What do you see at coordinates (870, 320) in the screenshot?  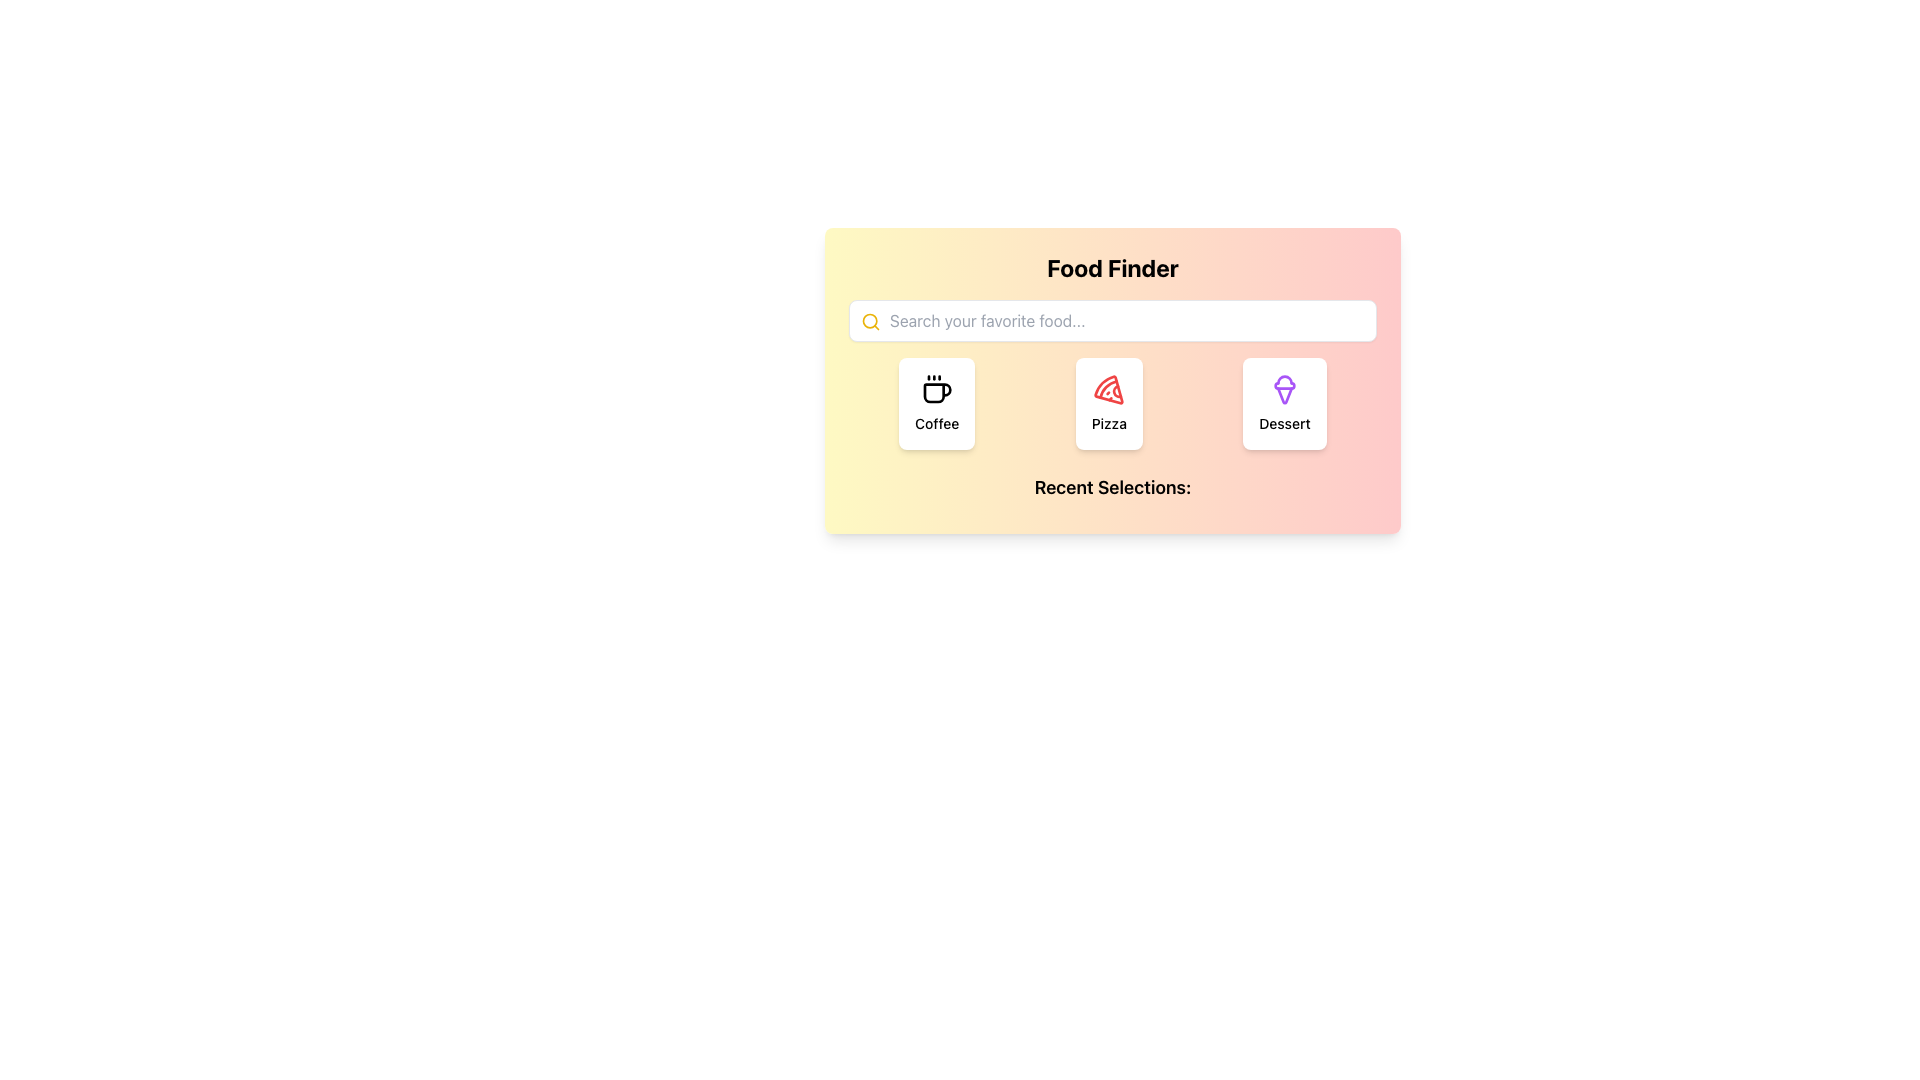 I see `the state of the circular red search icon, which is located inside the search graphic at the left of the search bar` at bounding box center [870, 320].